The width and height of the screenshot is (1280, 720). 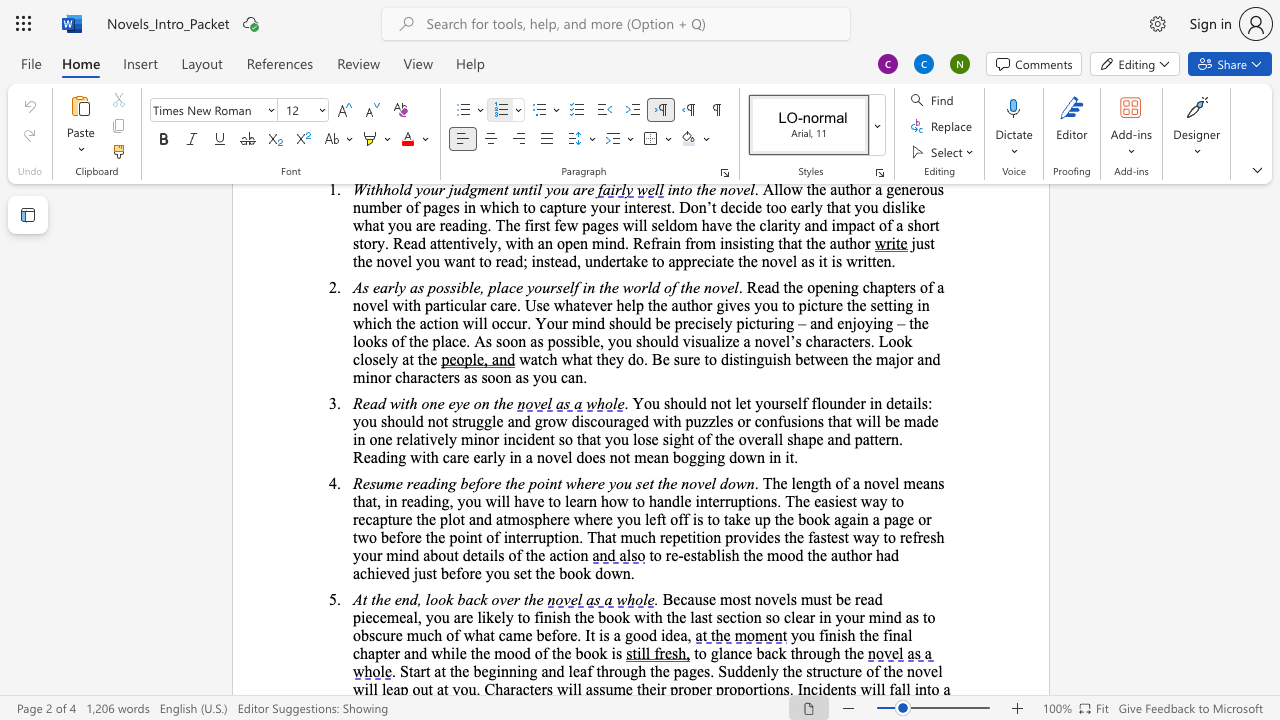 What do you see at coordinates (747, 653) in the screenshot?
I see `the 1th character "e" in the text` at bounding box center [747, 653].